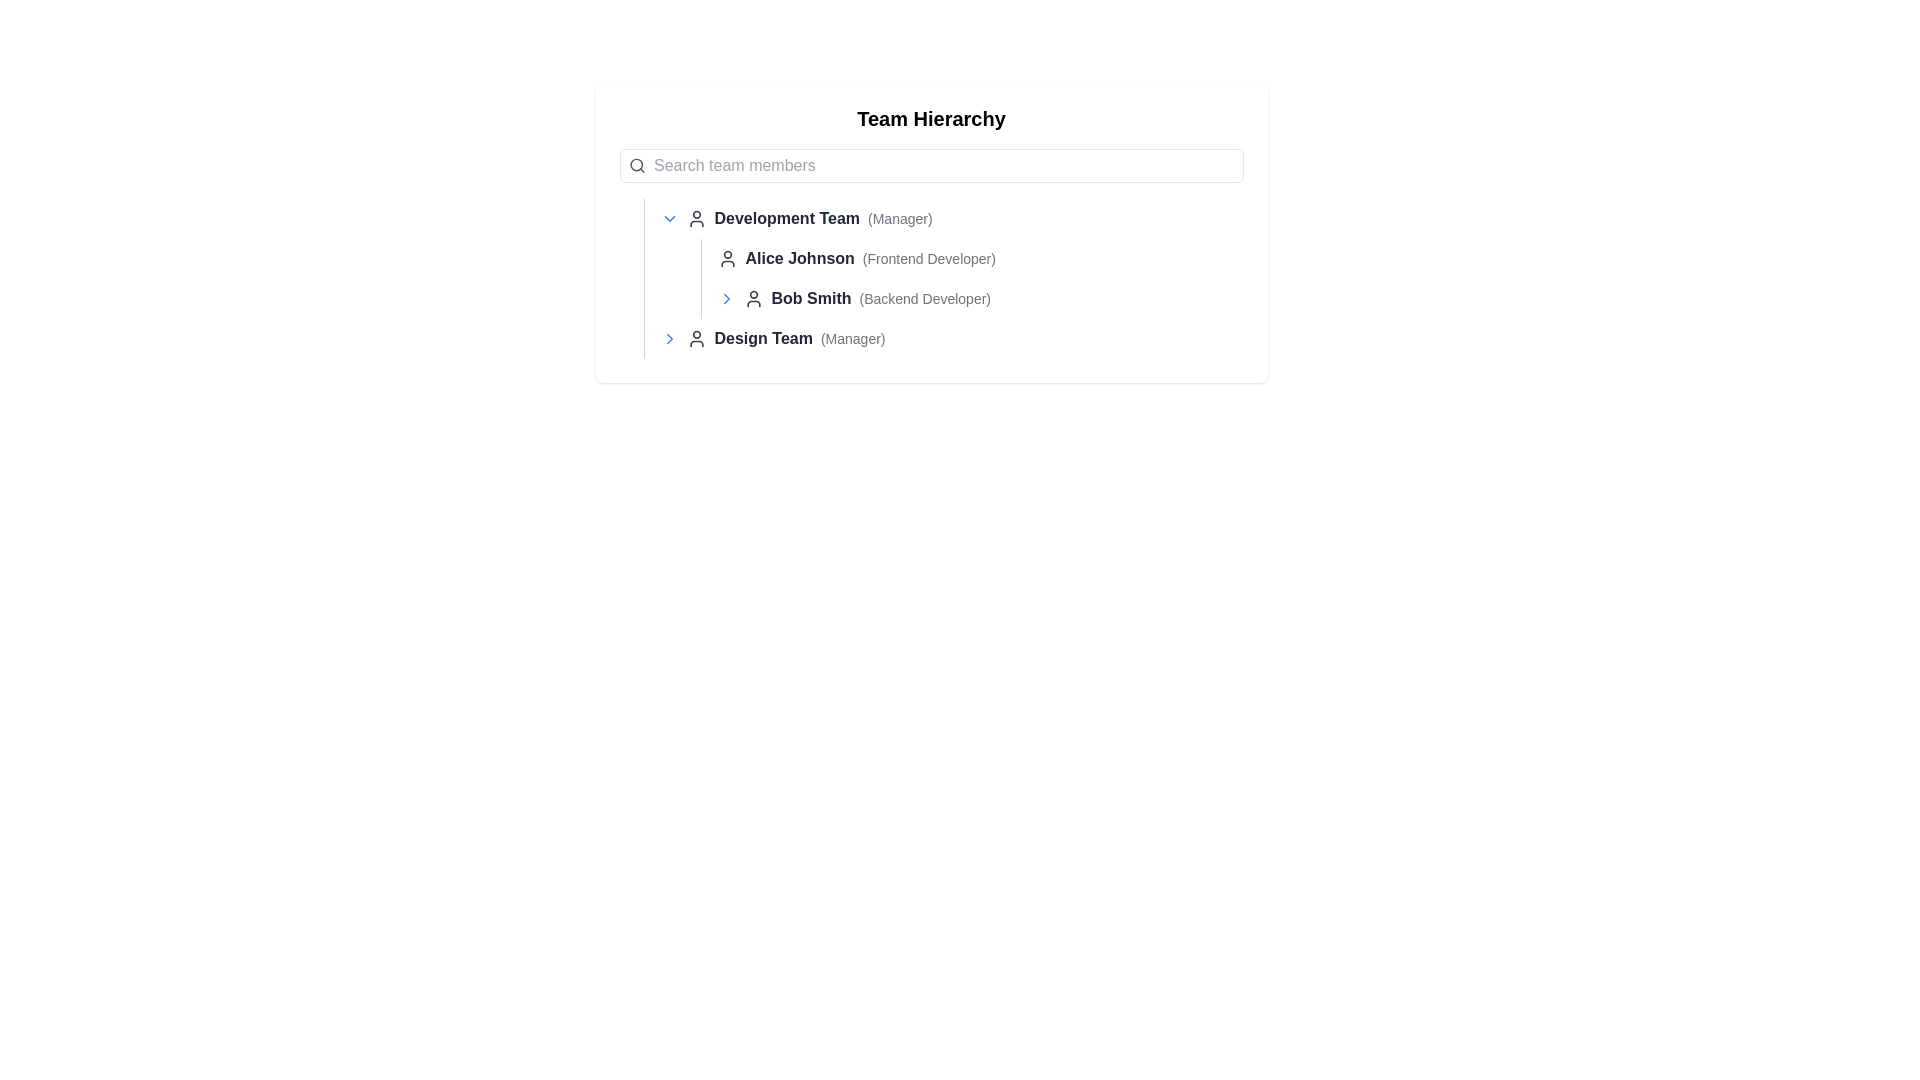 Image resolution: width=1920 pixels, height=1080 pixels. What do you see at coordinates (696, 219) in the screenshot?
I see `the user icon represented as an outline of a person with a gray color, located to the left of the text 'Development Team (Manager)' in the 'Development Team' row` at bounding box center [696, 219].